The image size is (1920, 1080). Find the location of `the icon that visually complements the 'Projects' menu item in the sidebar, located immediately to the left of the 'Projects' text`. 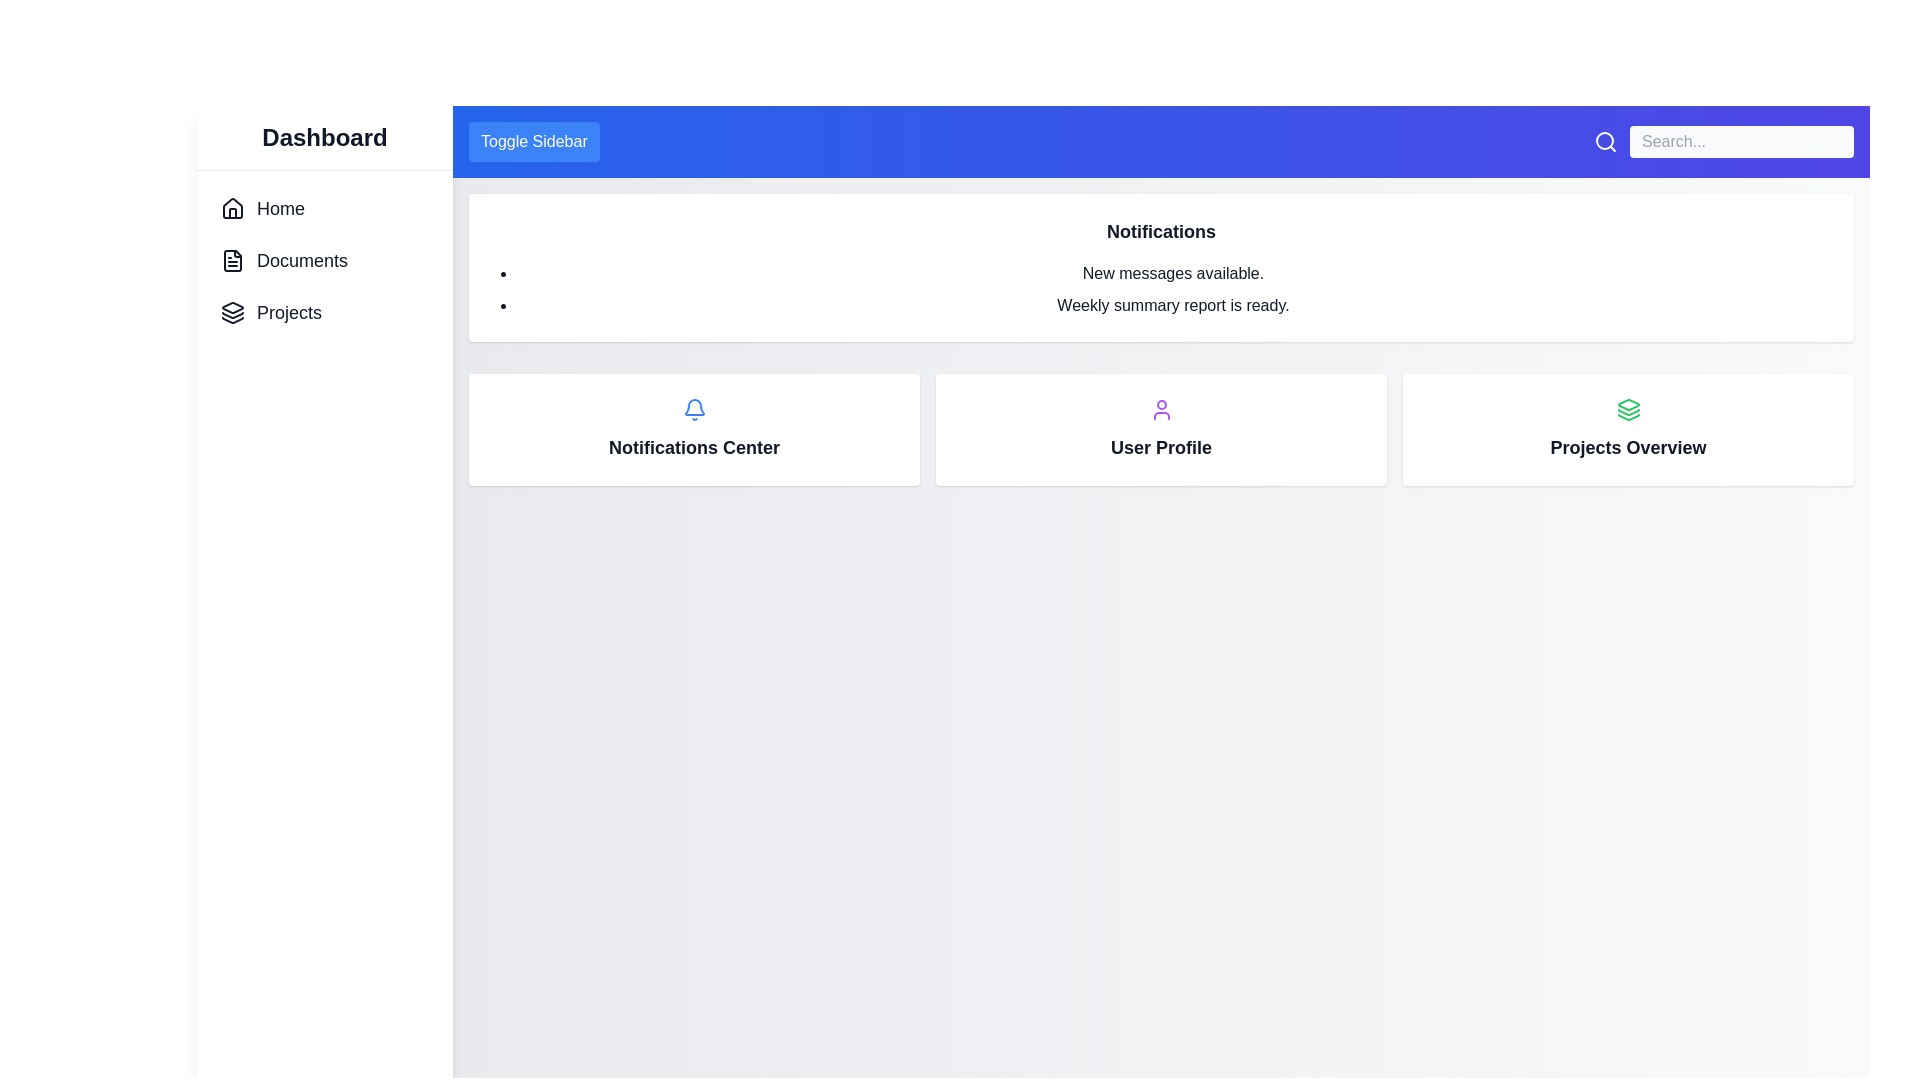

the icon that visually complements the 'Projects' menu item in the sidebar, located immediately to the left of the 'Projects' text is located at coordinates (233, 312).